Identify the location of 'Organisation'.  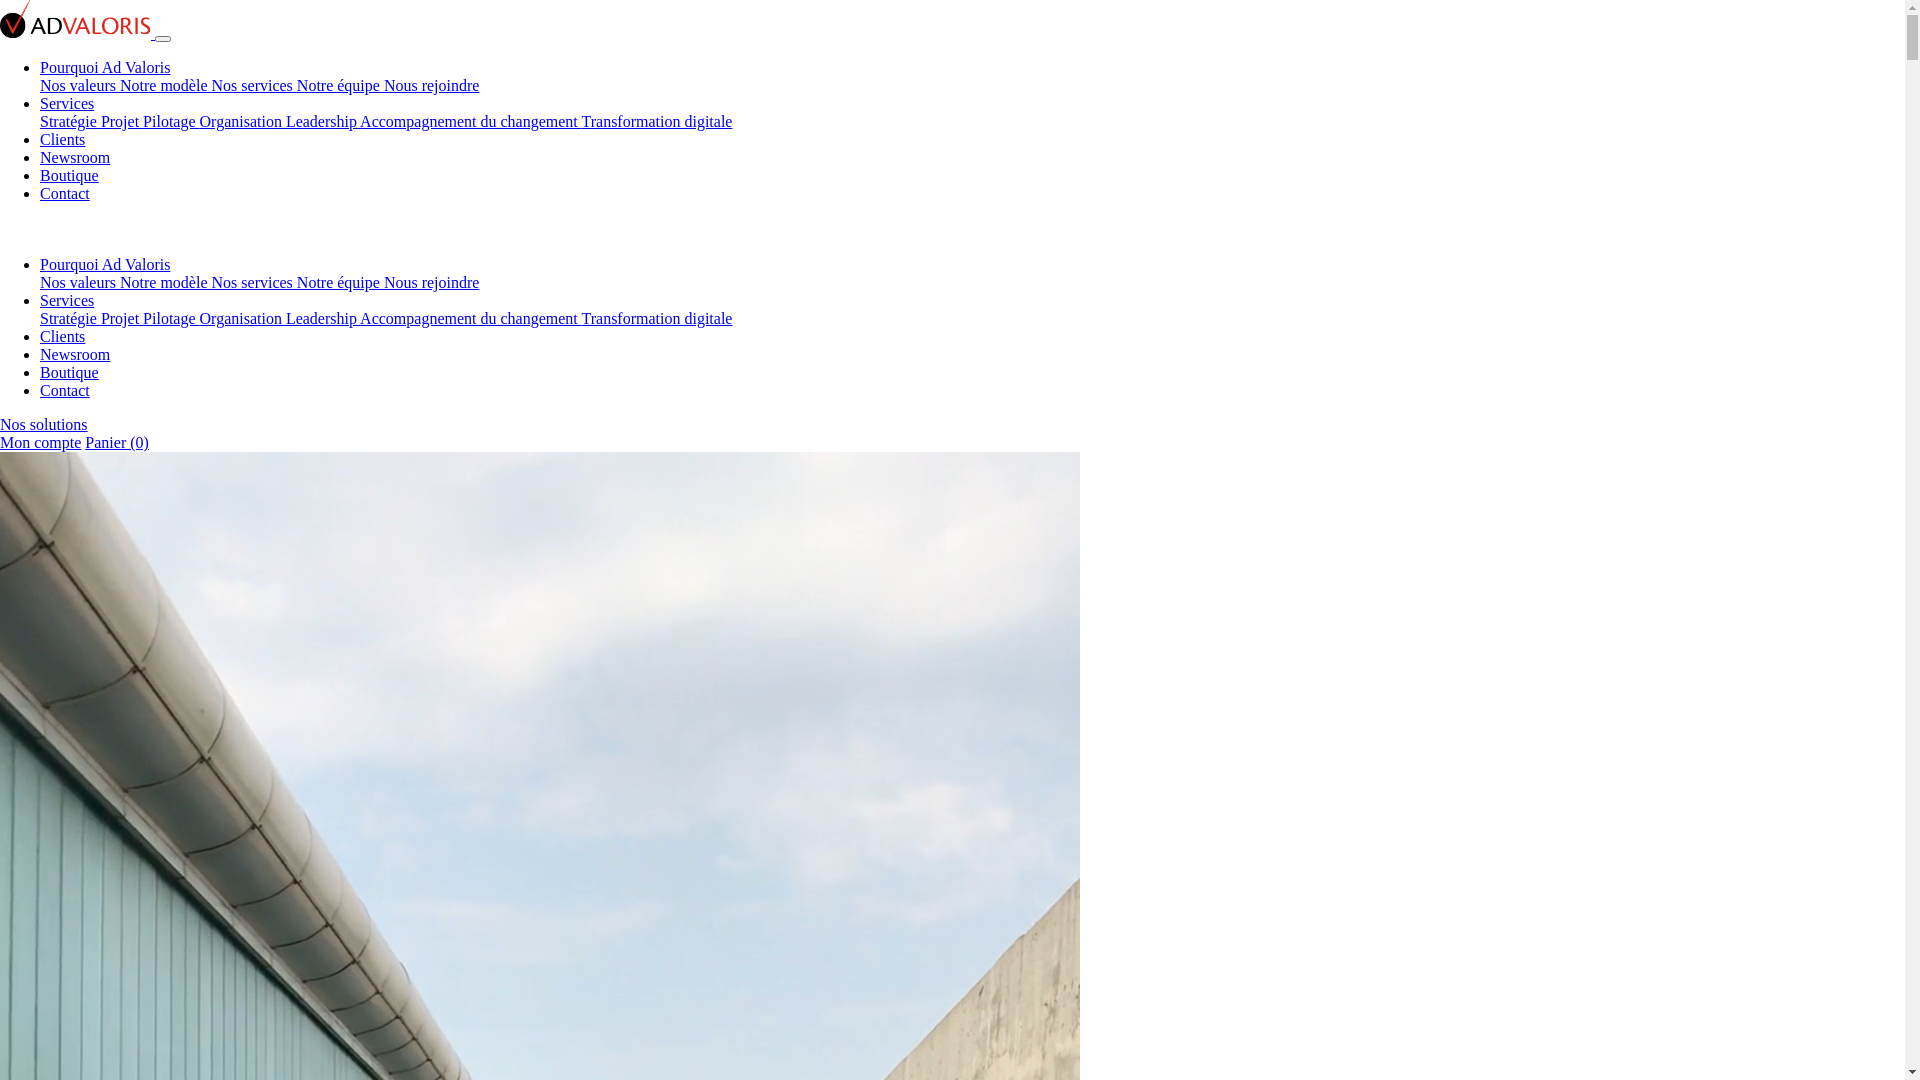
(242, 317).